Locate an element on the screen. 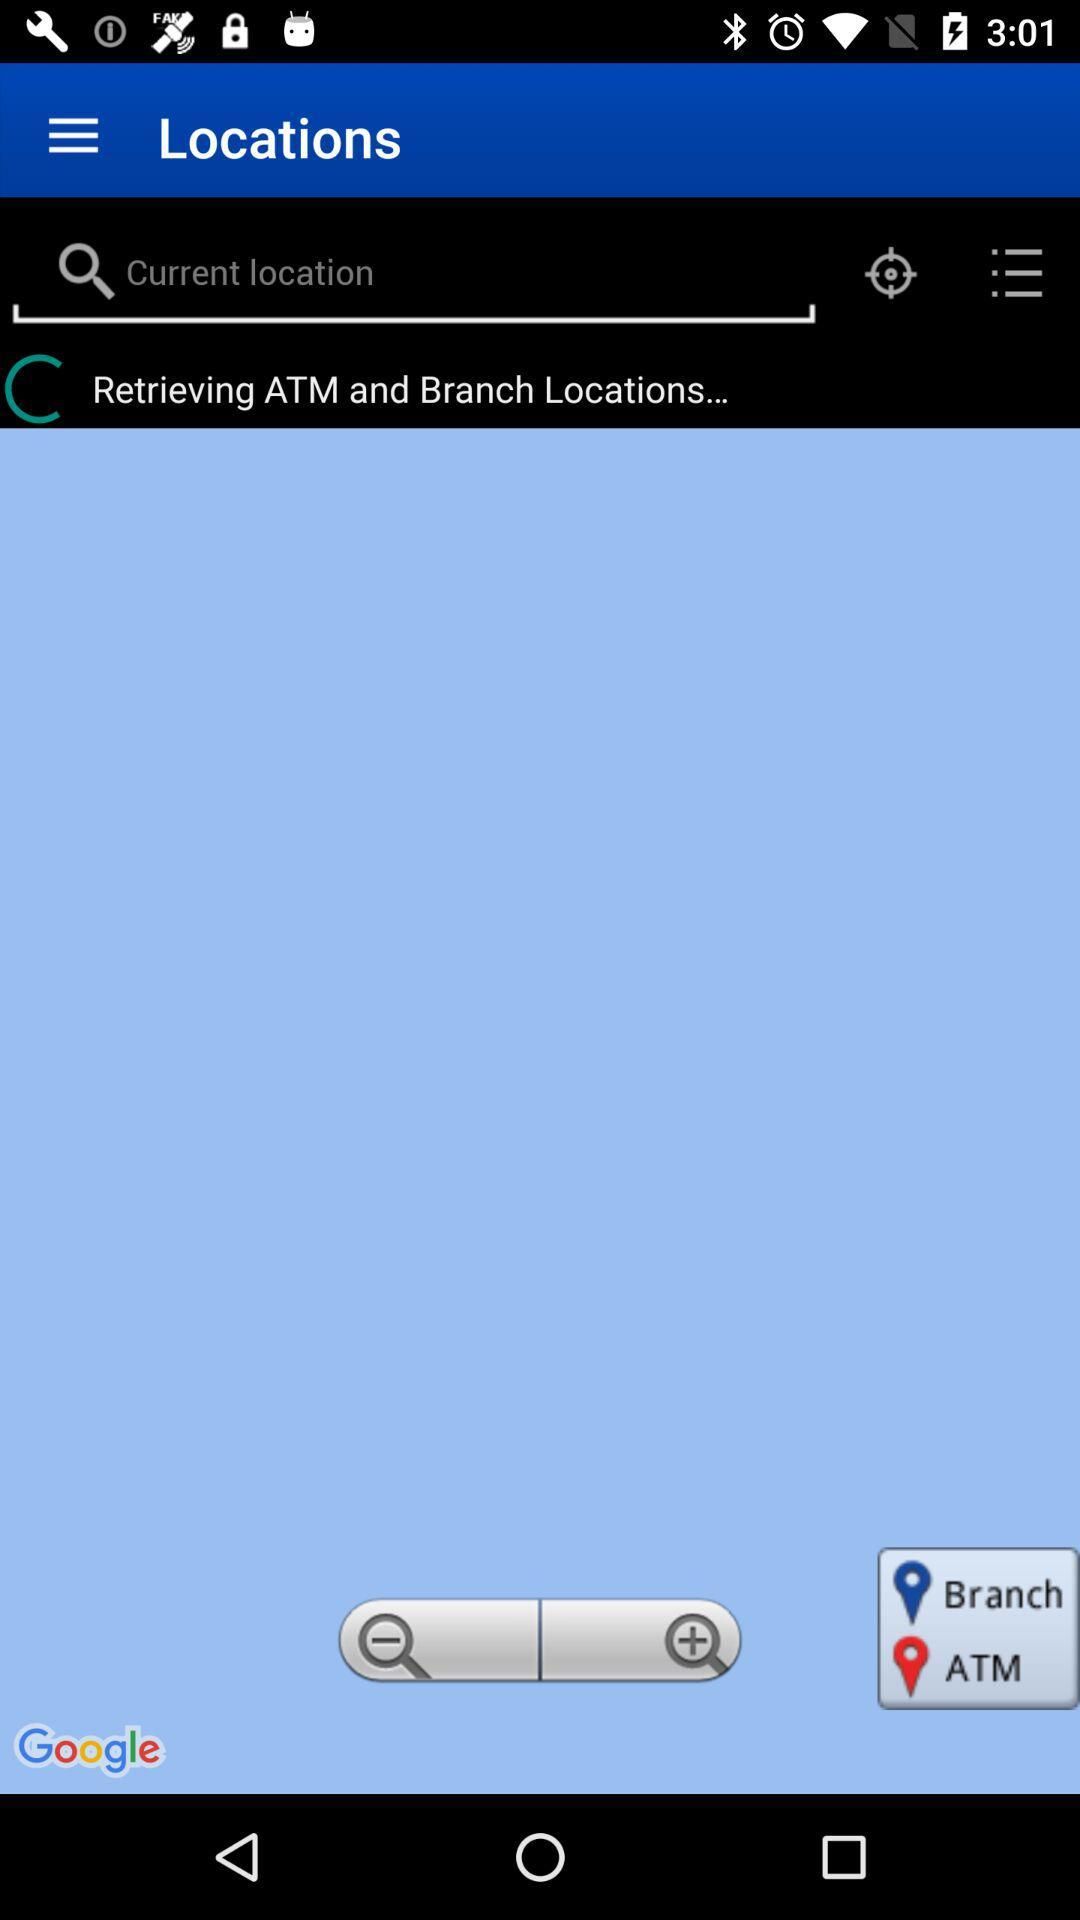 The height and width of the screenshot is (1920, 1080). the list icon is located at coordinates (1017, 272).